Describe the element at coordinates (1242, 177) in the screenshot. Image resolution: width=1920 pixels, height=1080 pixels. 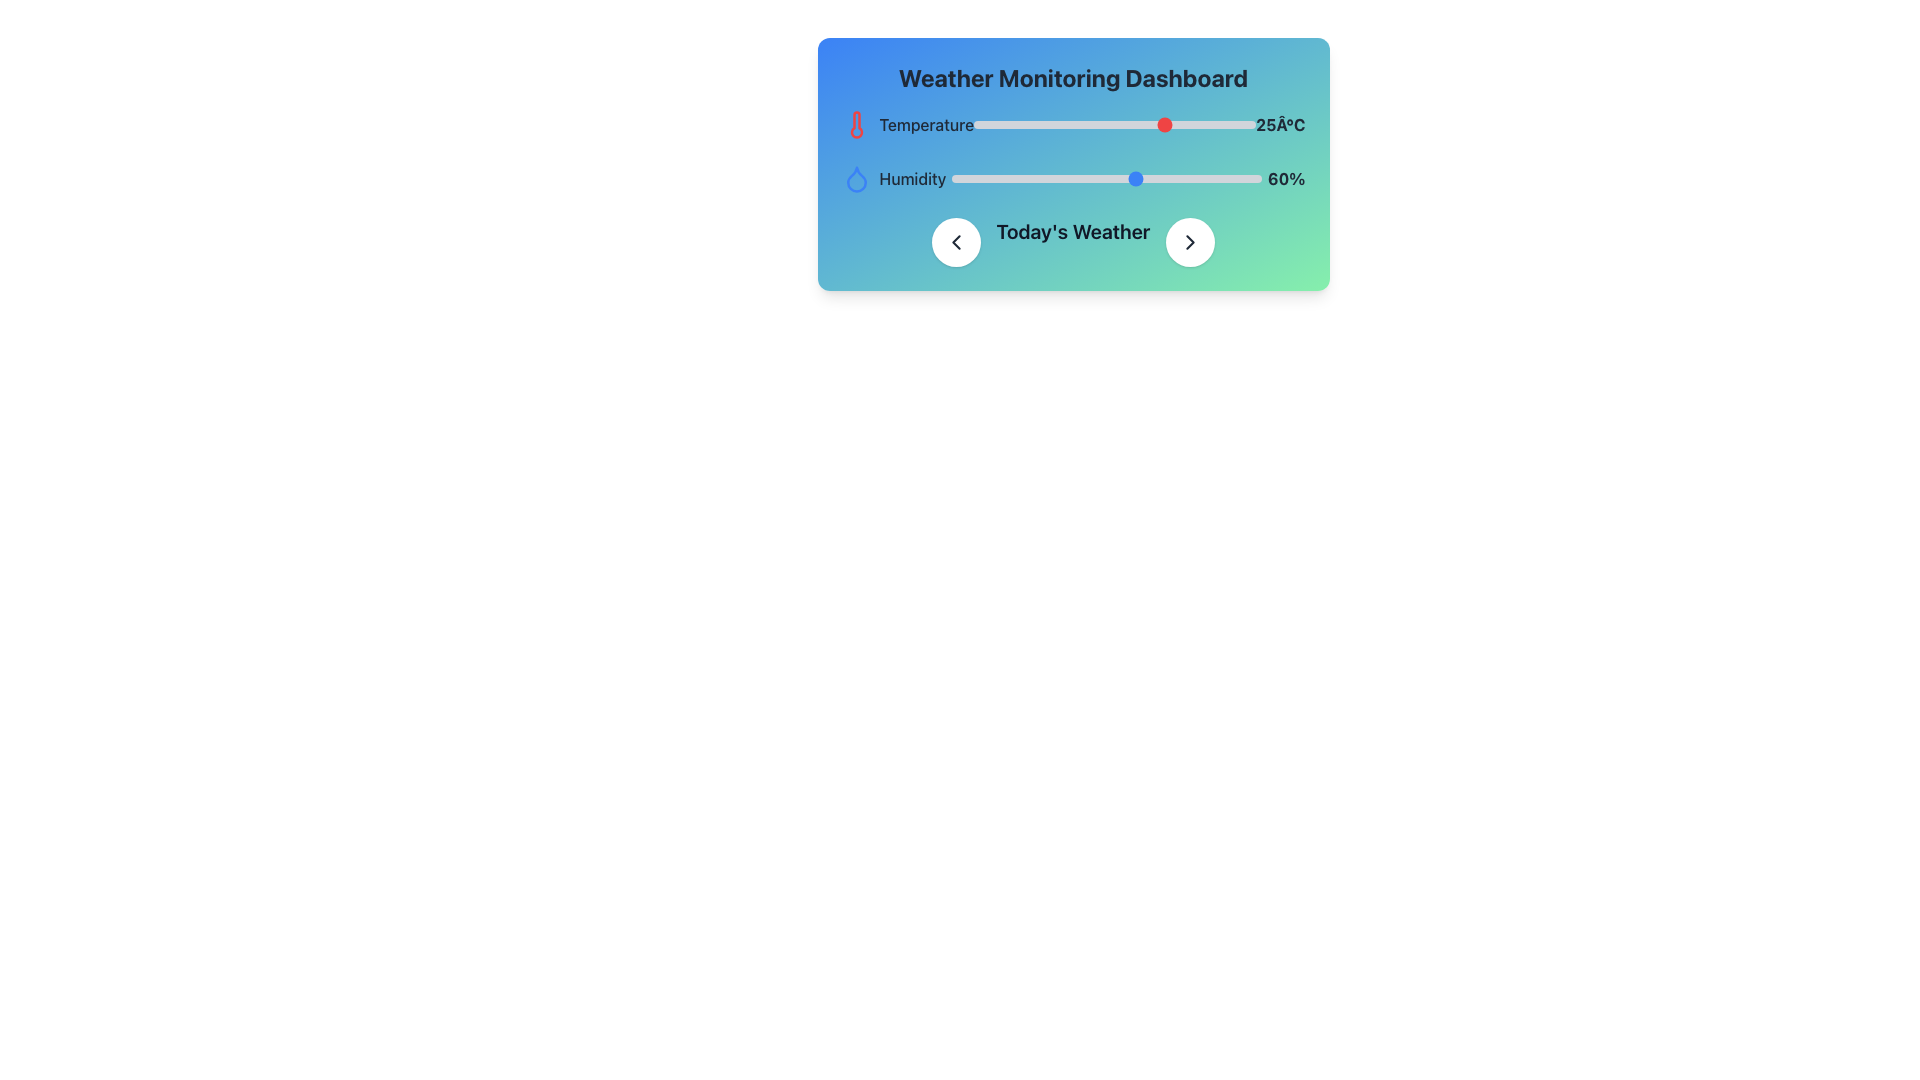
I see `humidity` at that location.